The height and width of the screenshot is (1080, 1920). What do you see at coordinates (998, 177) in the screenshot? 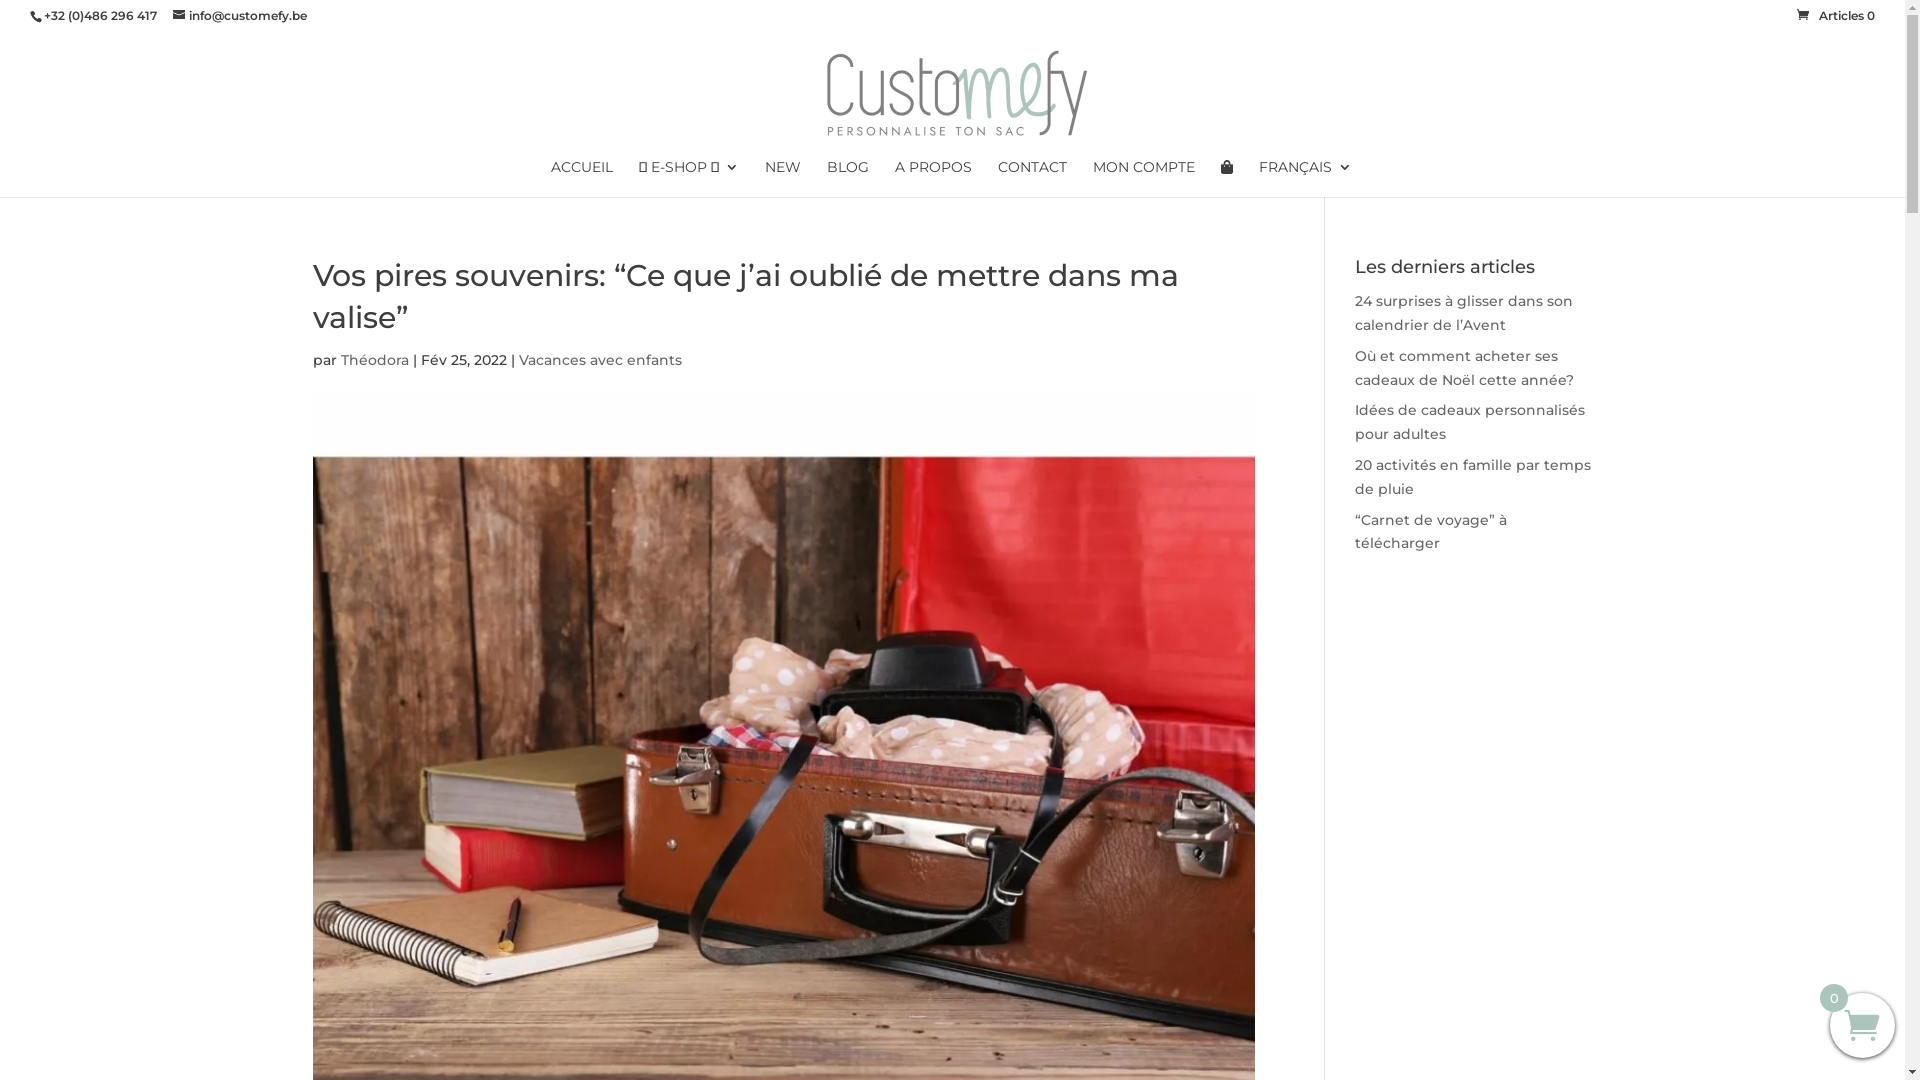
I see `'CONTACT'` at bounding box center [998, 177].